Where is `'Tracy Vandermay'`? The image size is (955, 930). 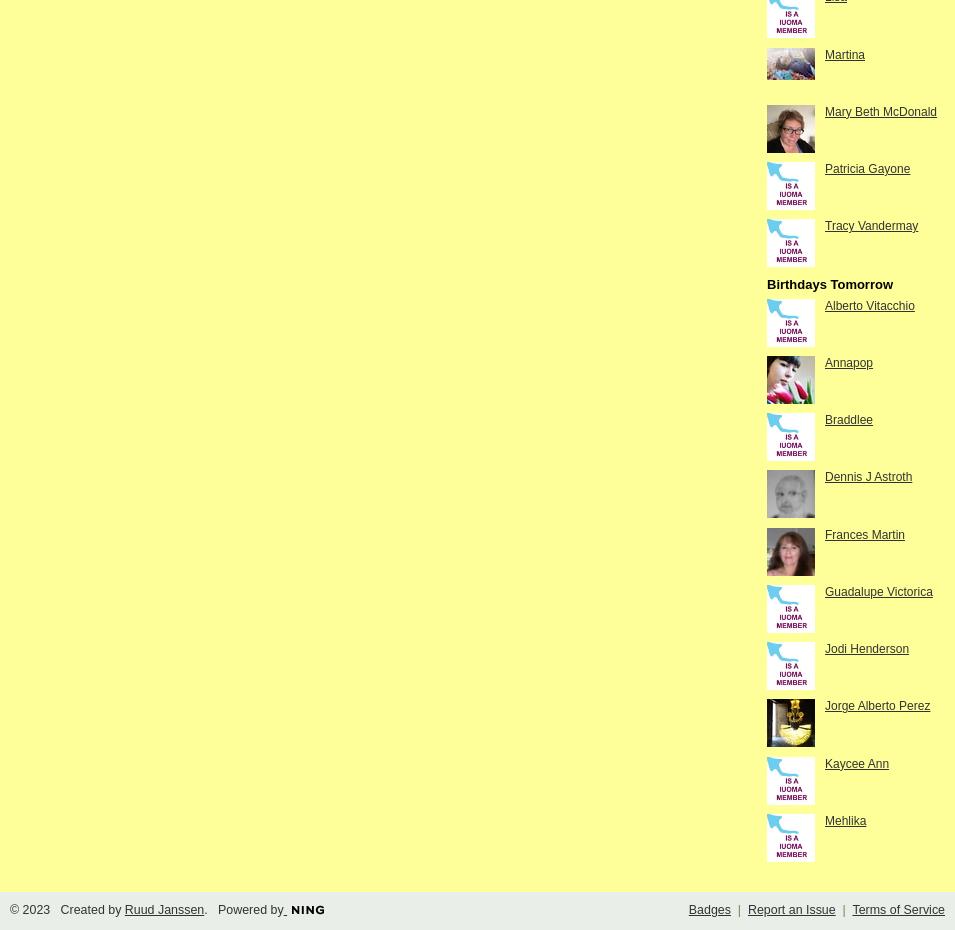 'Tracy Vandermay' is located at coordinates (871, 224).